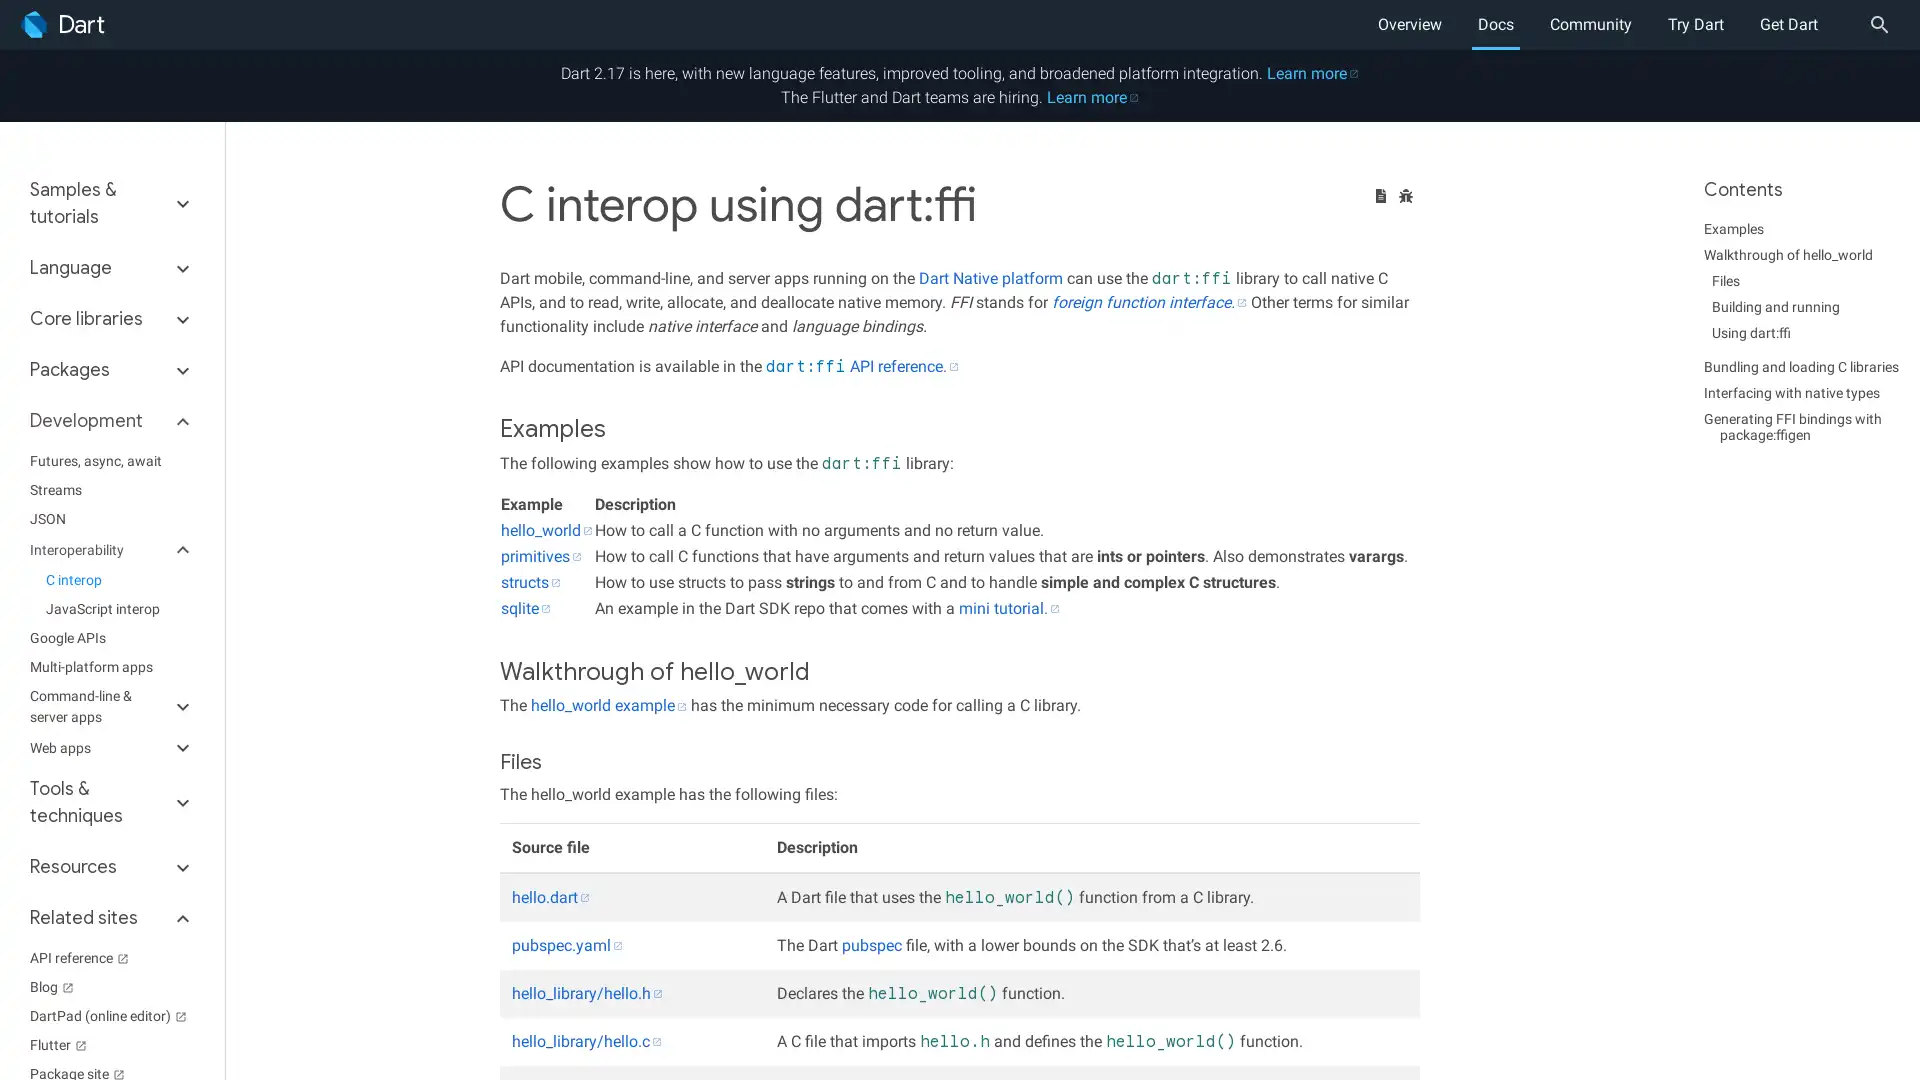 This screenshot has height=1080, width=1920. I want to click on Core libraries keyboard_arrow_down, so click(111, 318).